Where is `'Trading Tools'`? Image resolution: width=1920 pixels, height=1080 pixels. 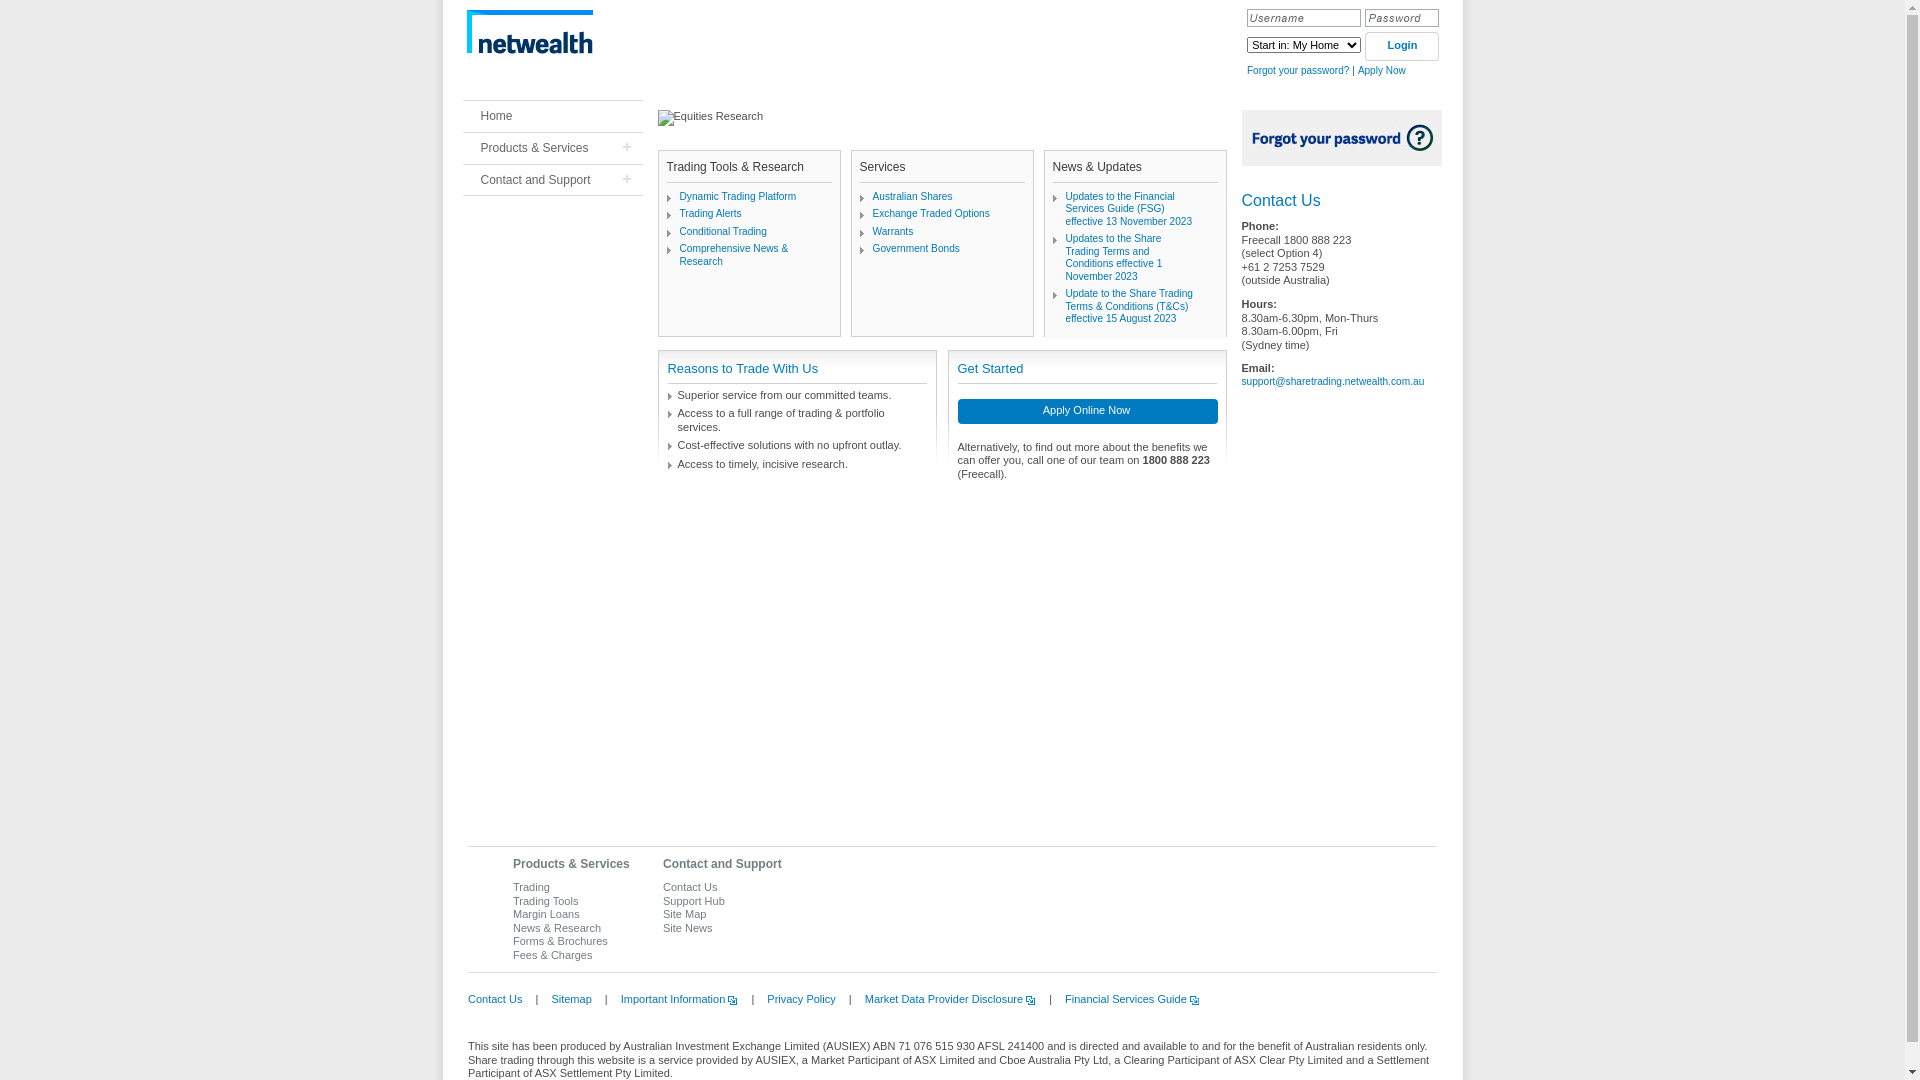
'Trading Tools' is located at coordinates (545, 901).